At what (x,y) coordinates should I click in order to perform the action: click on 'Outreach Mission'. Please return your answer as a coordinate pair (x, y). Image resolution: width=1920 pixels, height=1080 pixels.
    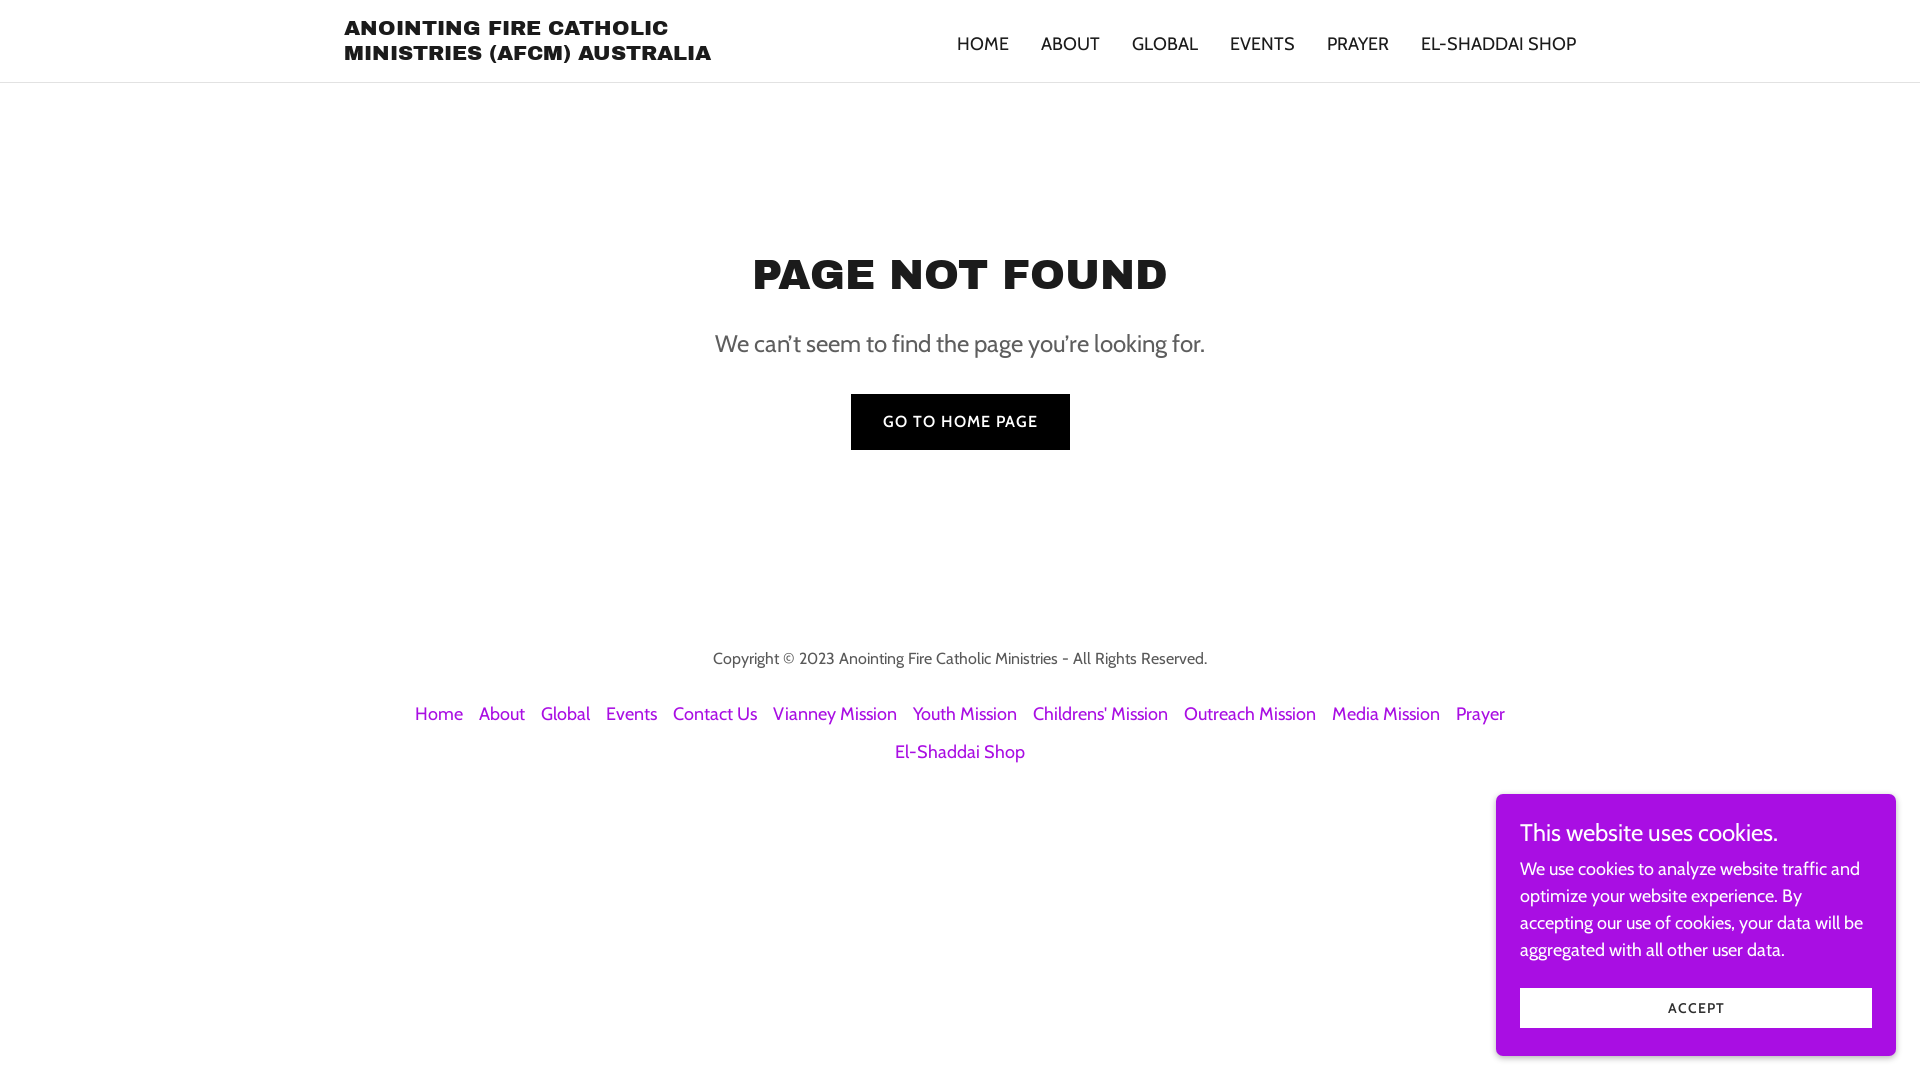
    Looking at the image, I should click on (1248, 712).